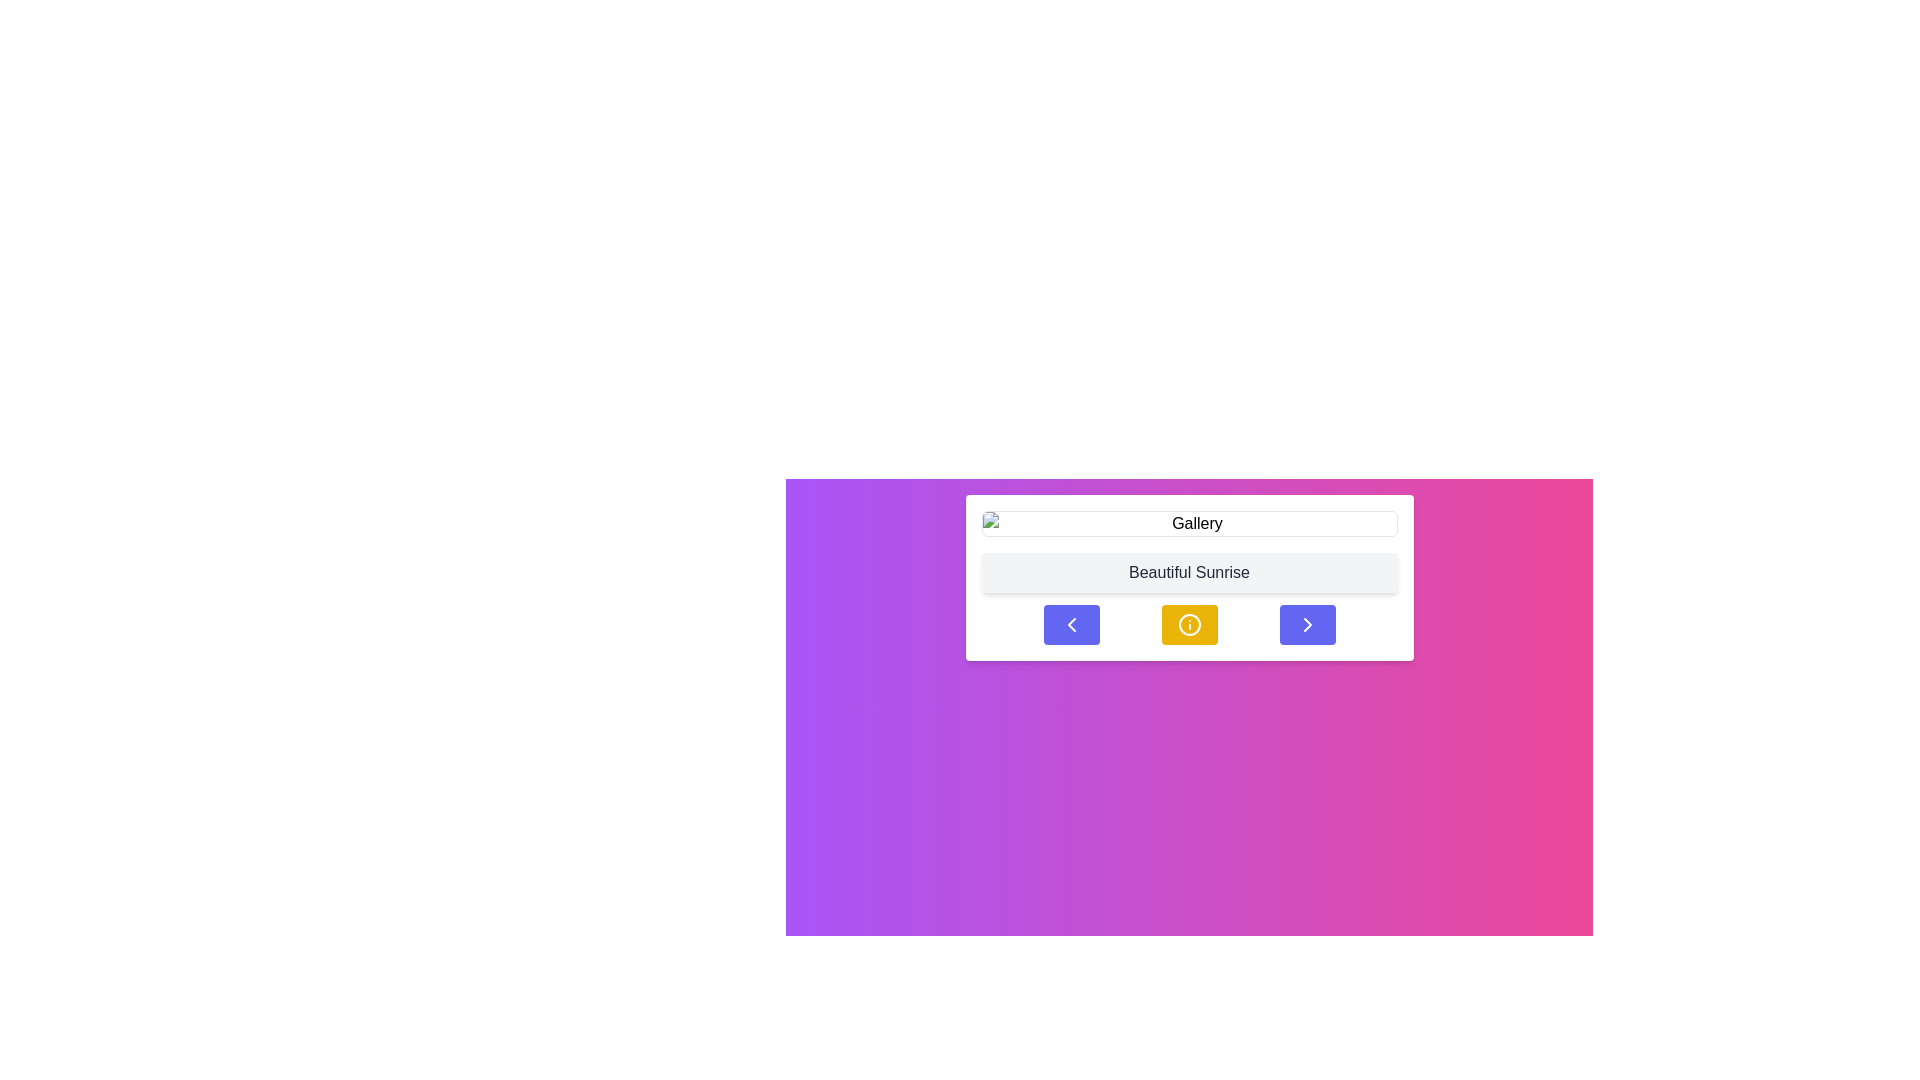 The image size is (1920, 1080). Describe the element at coordinates (1189, 573) in the screenshot. I see `the text display element that shows the phrase 'Beautiful Sunrise', which is styled with a darker gray tone and is located below the 'Gallery' image placeholder` at that location.